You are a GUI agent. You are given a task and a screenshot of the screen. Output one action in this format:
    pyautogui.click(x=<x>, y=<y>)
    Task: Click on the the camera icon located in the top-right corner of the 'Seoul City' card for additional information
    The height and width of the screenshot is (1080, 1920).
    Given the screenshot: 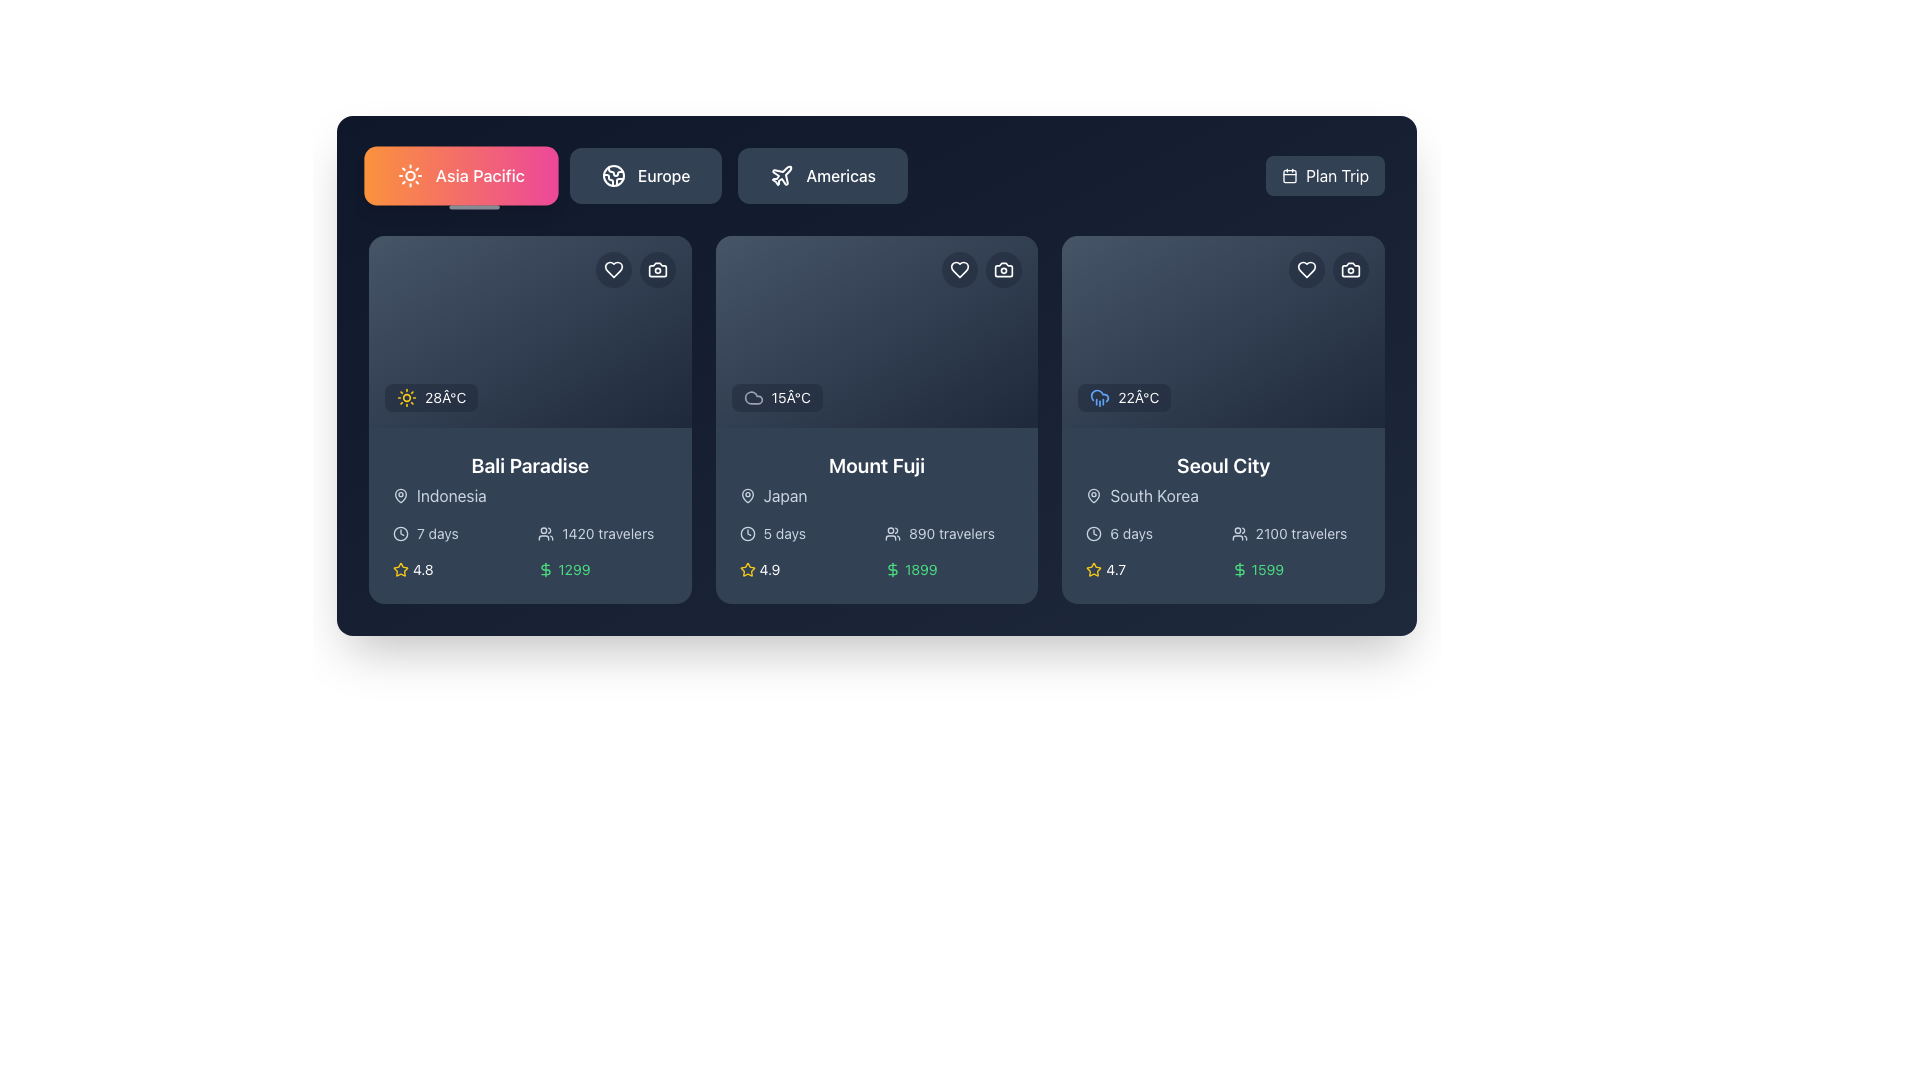 What is the action you would take?
    pyautogui.click(x=1350, y=270)
    